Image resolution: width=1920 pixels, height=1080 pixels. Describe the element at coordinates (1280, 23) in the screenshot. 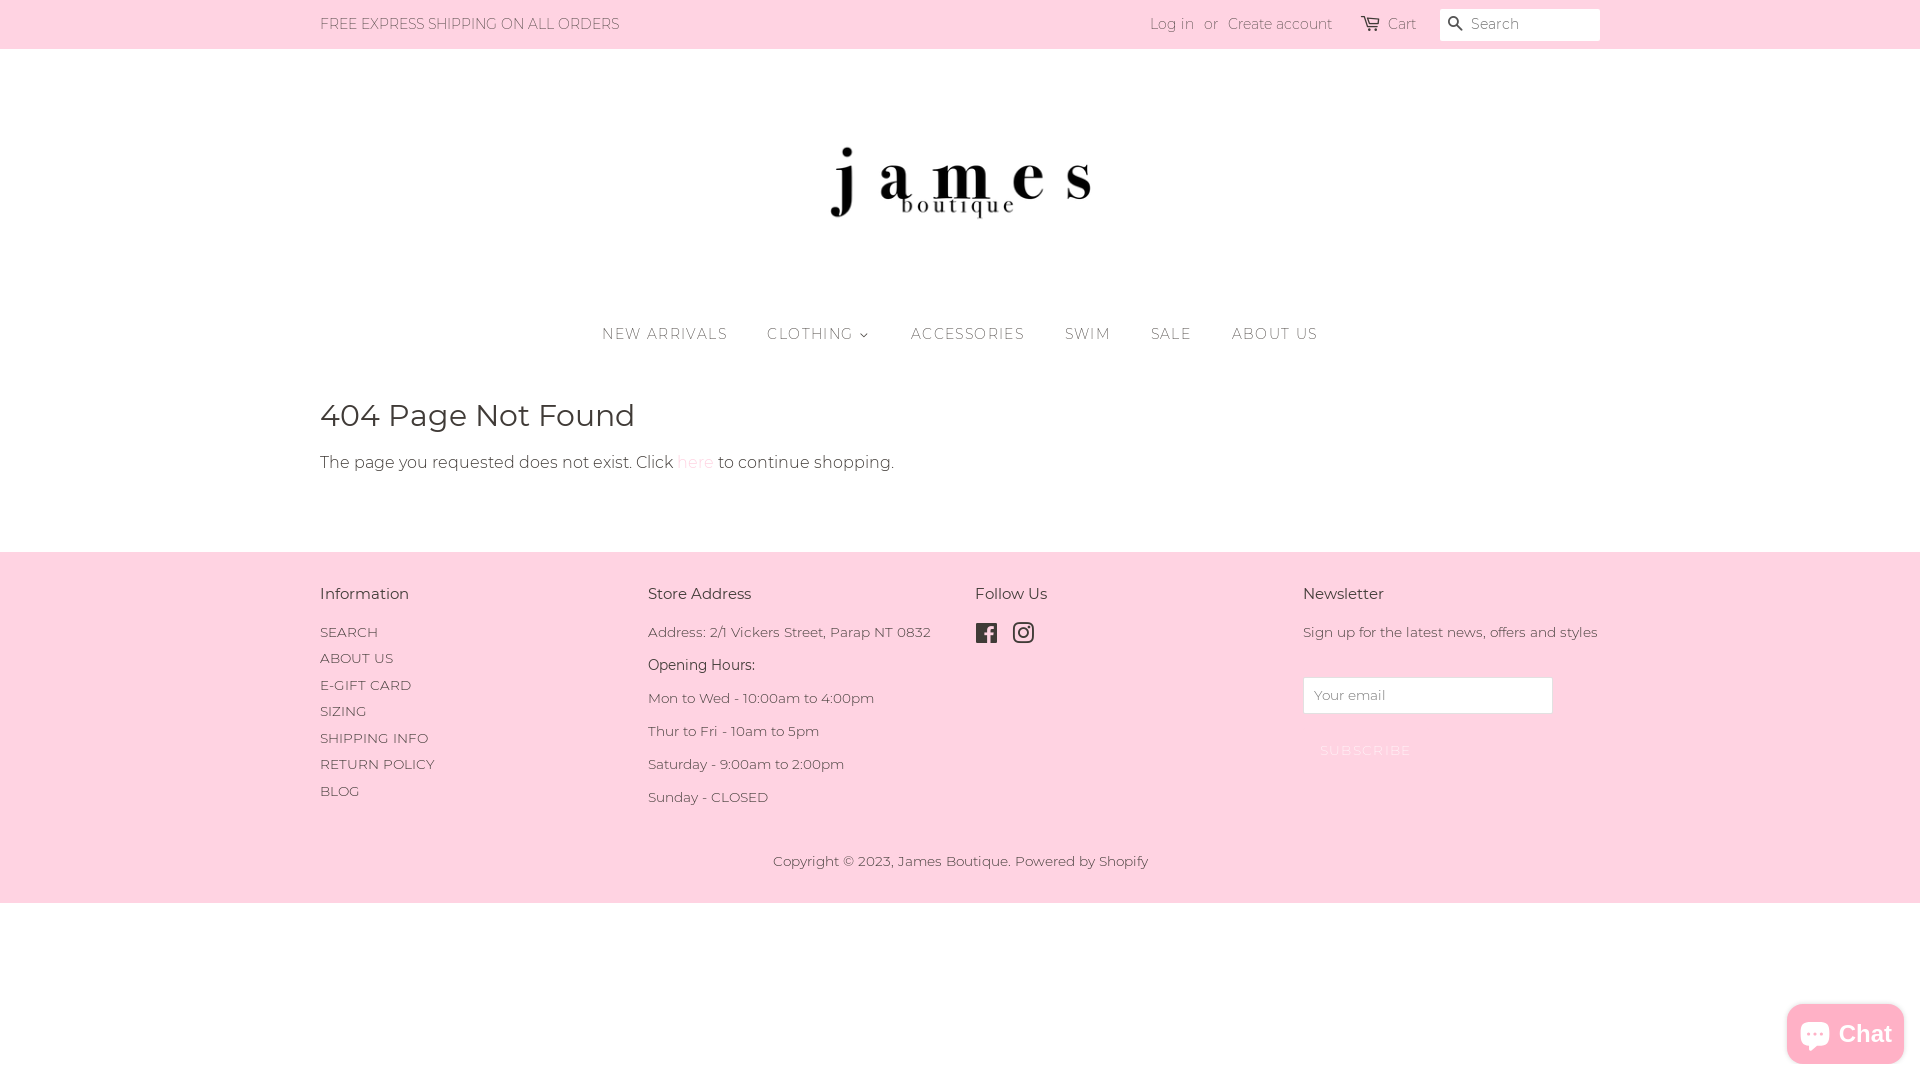

I see `'Create account'` at that location.